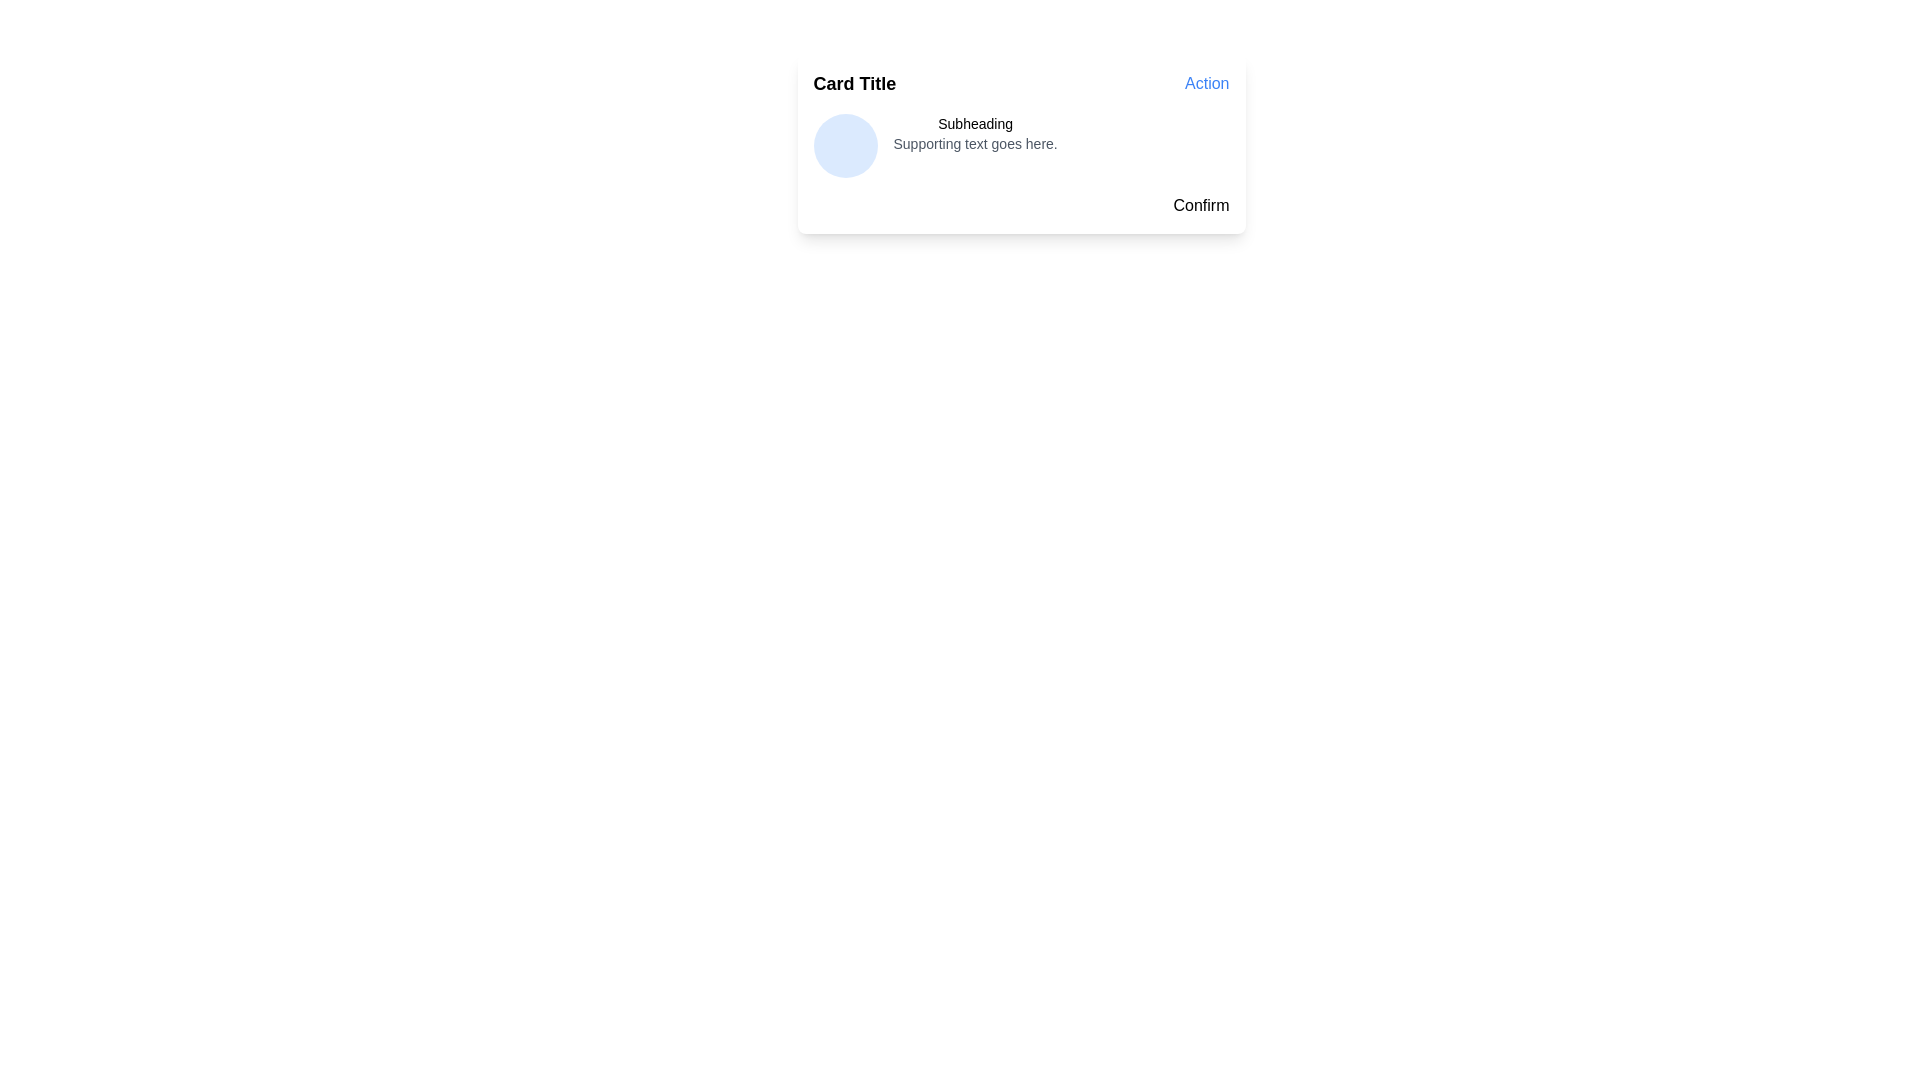 The width and height of the screenshot is (1920, 1080). I want to click on the Header Text that serves as a title for the card, positioned at the top-left corner of the card component, so click(854, 83).